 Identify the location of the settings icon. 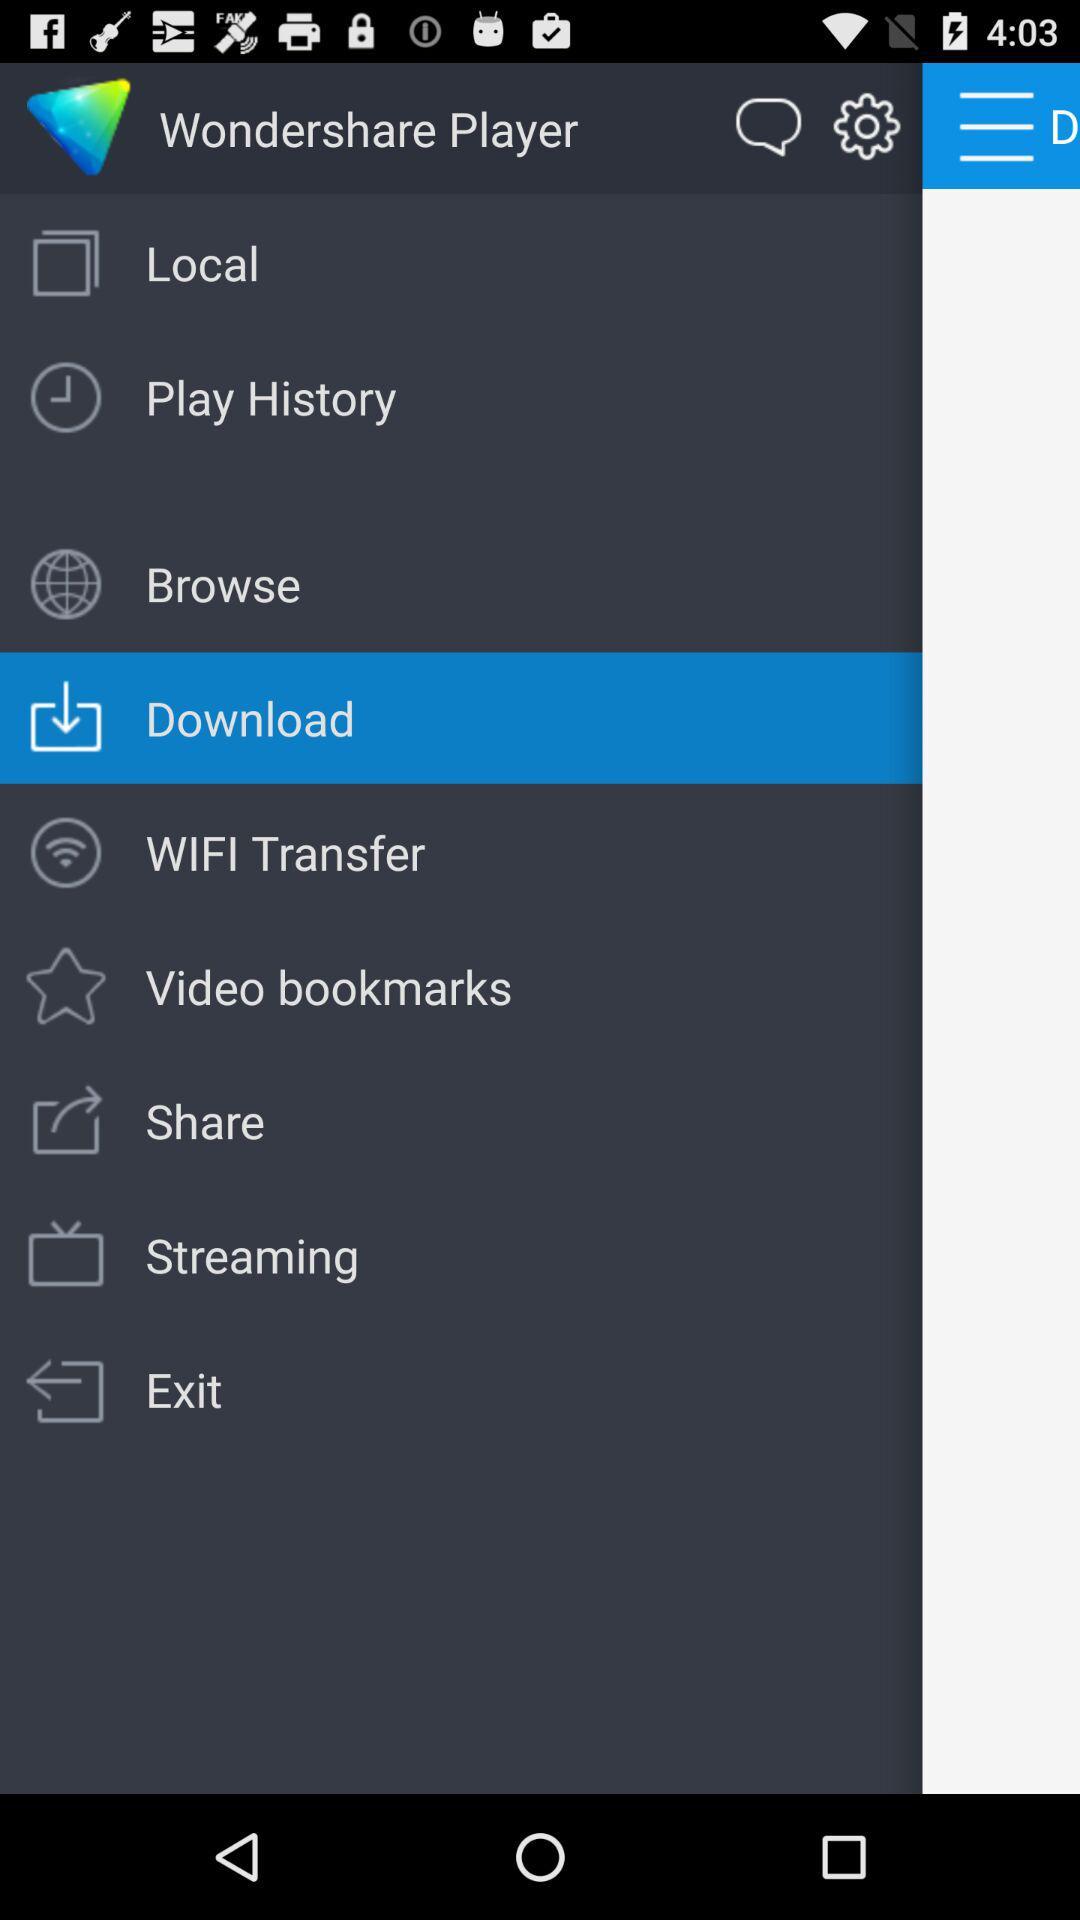
(866, 136).